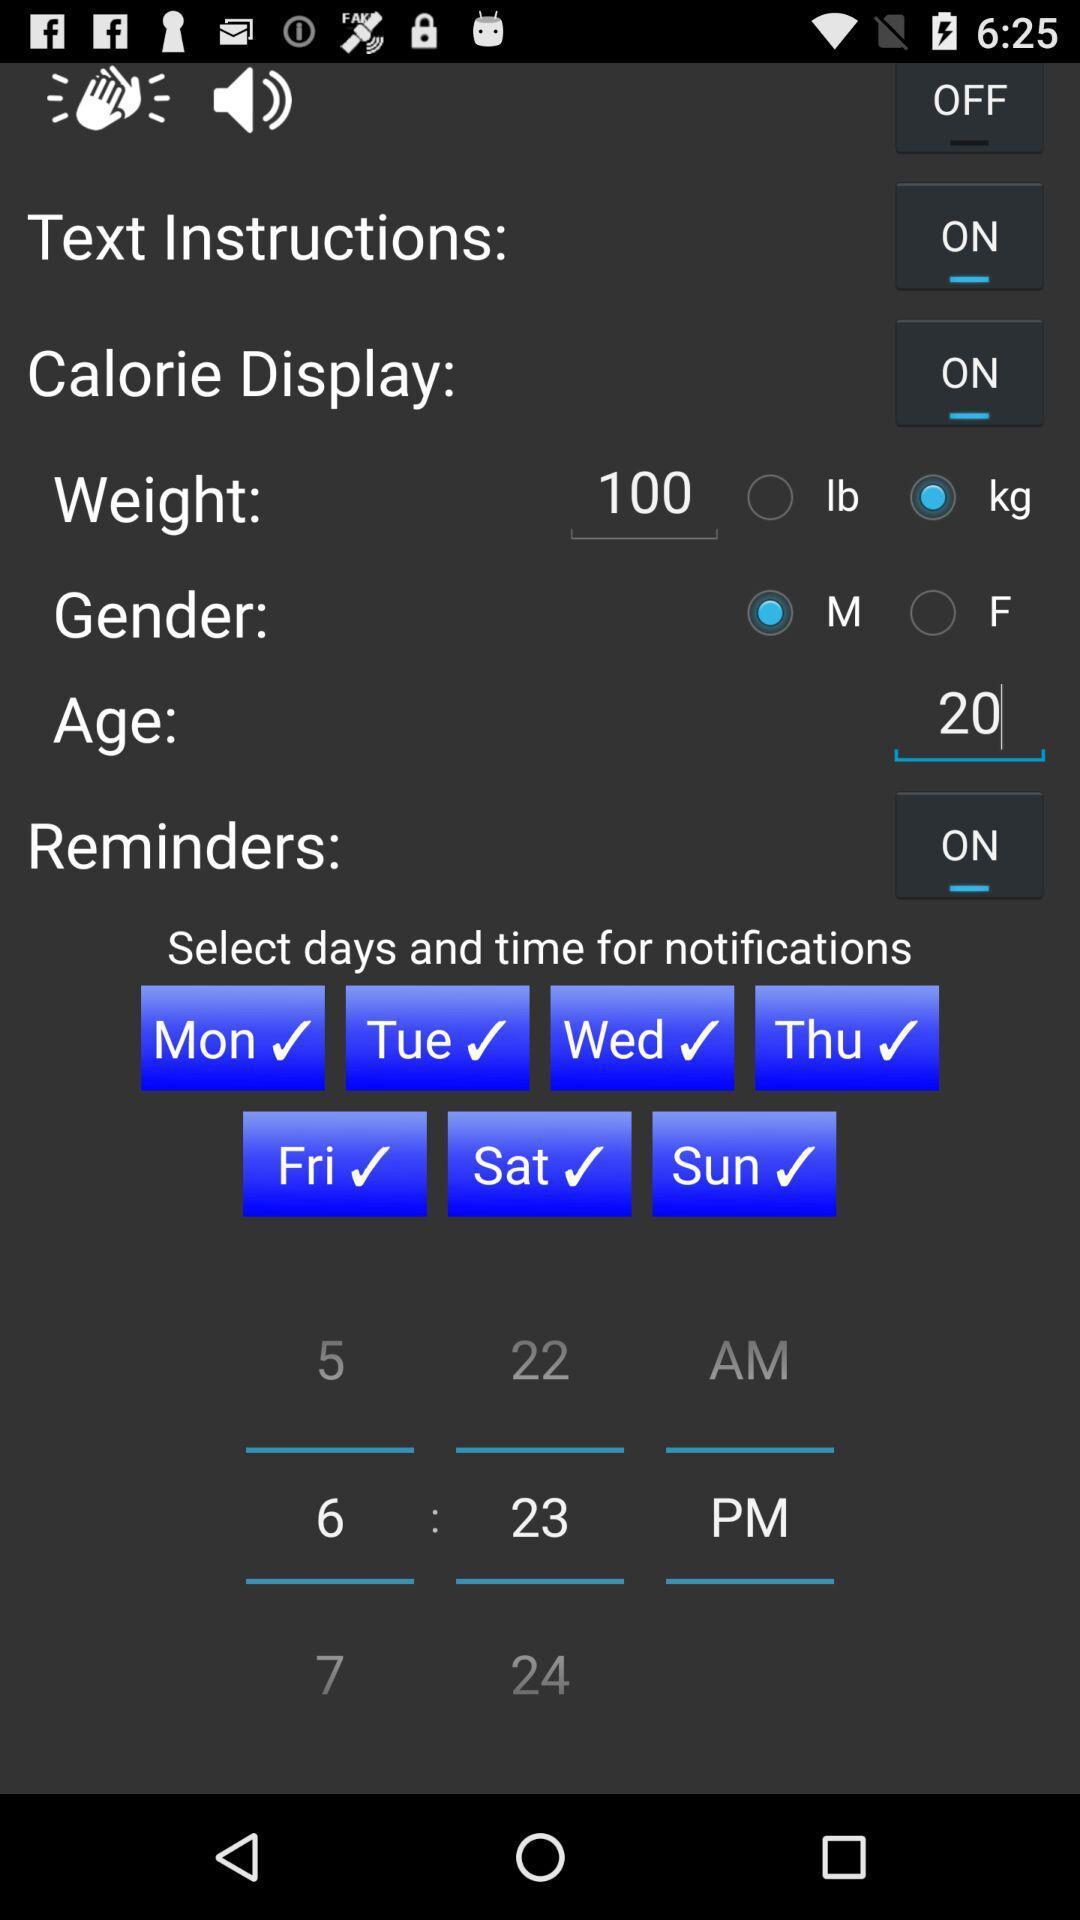  What do you see at coordinates (938, 611) in the screenshot?
I see `gender selection` at bounding box center [938, 611].